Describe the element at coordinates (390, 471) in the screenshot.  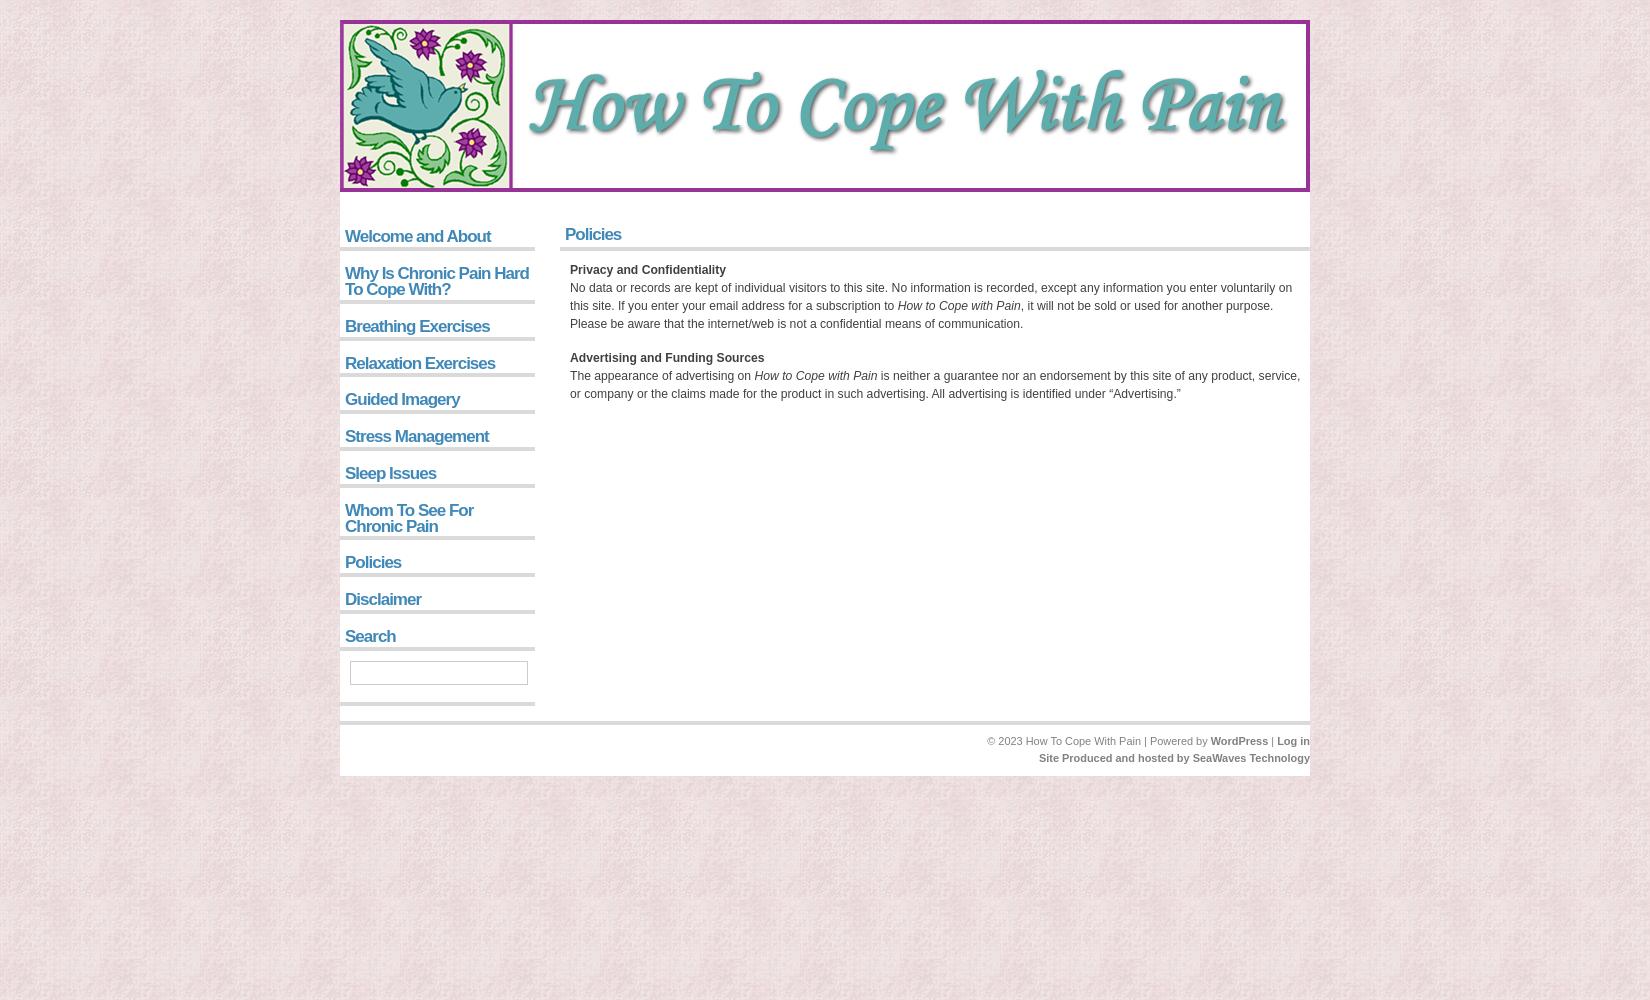
I see `'Sleep Issues'` at that location.